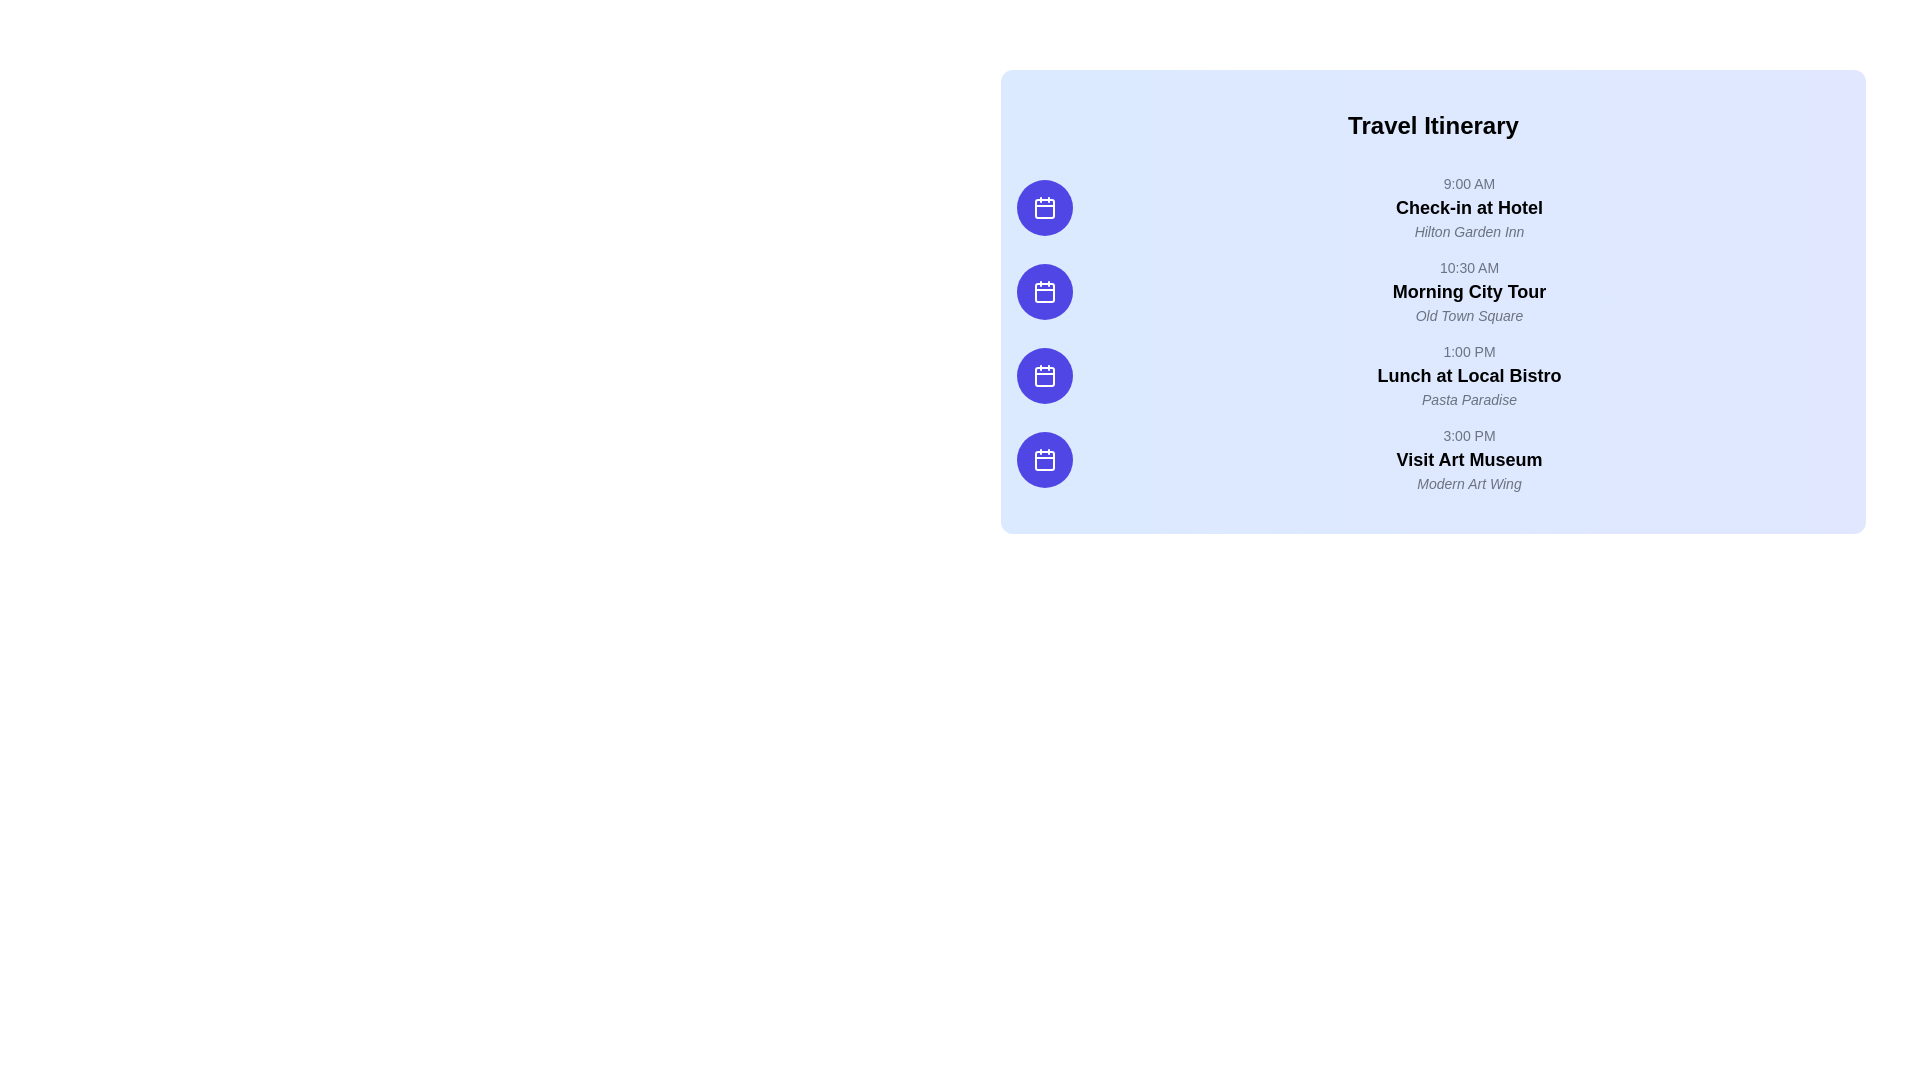 This screenshot has width=1920, height=1080. I want to click on displayed time from the text label showing '3:00 PM', which is centrally aligned within its entry in the itinerary layout, so click(1469, 434).